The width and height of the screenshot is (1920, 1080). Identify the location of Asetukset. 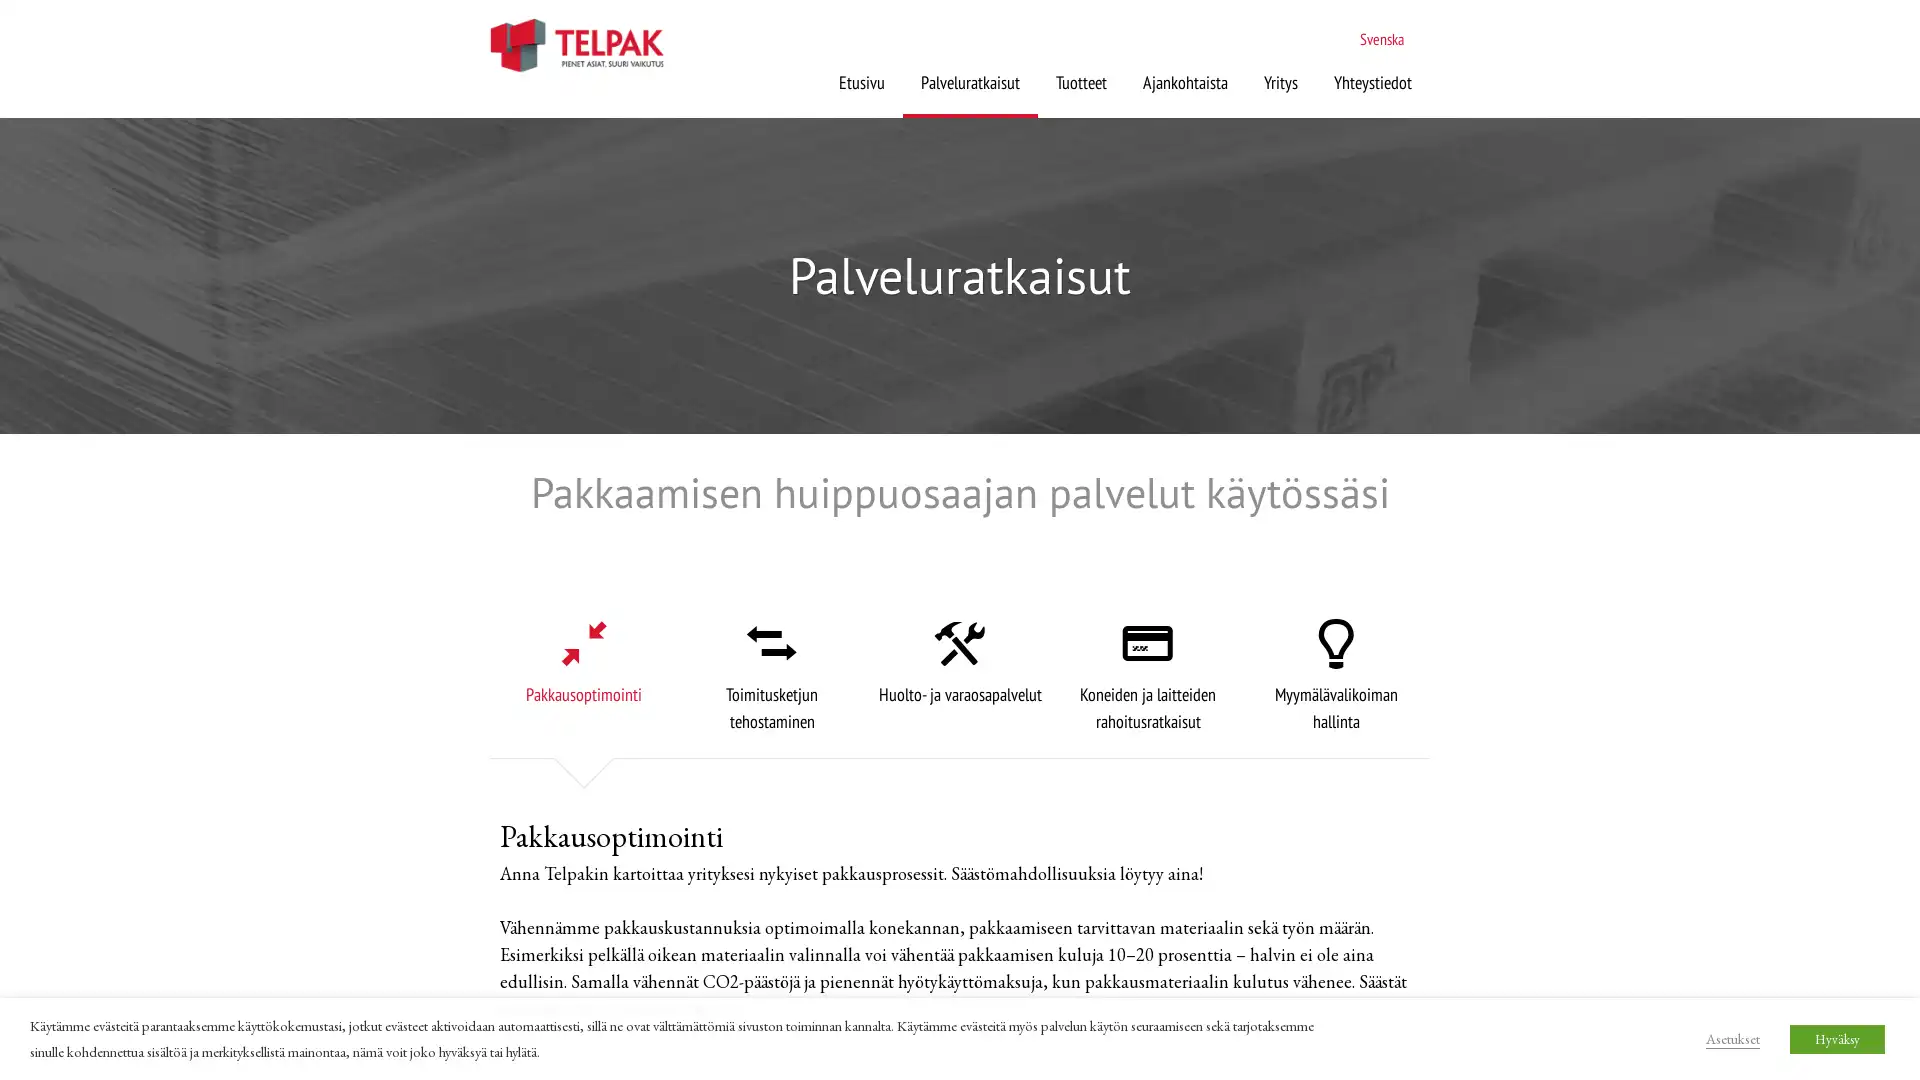
(1731, 1036).